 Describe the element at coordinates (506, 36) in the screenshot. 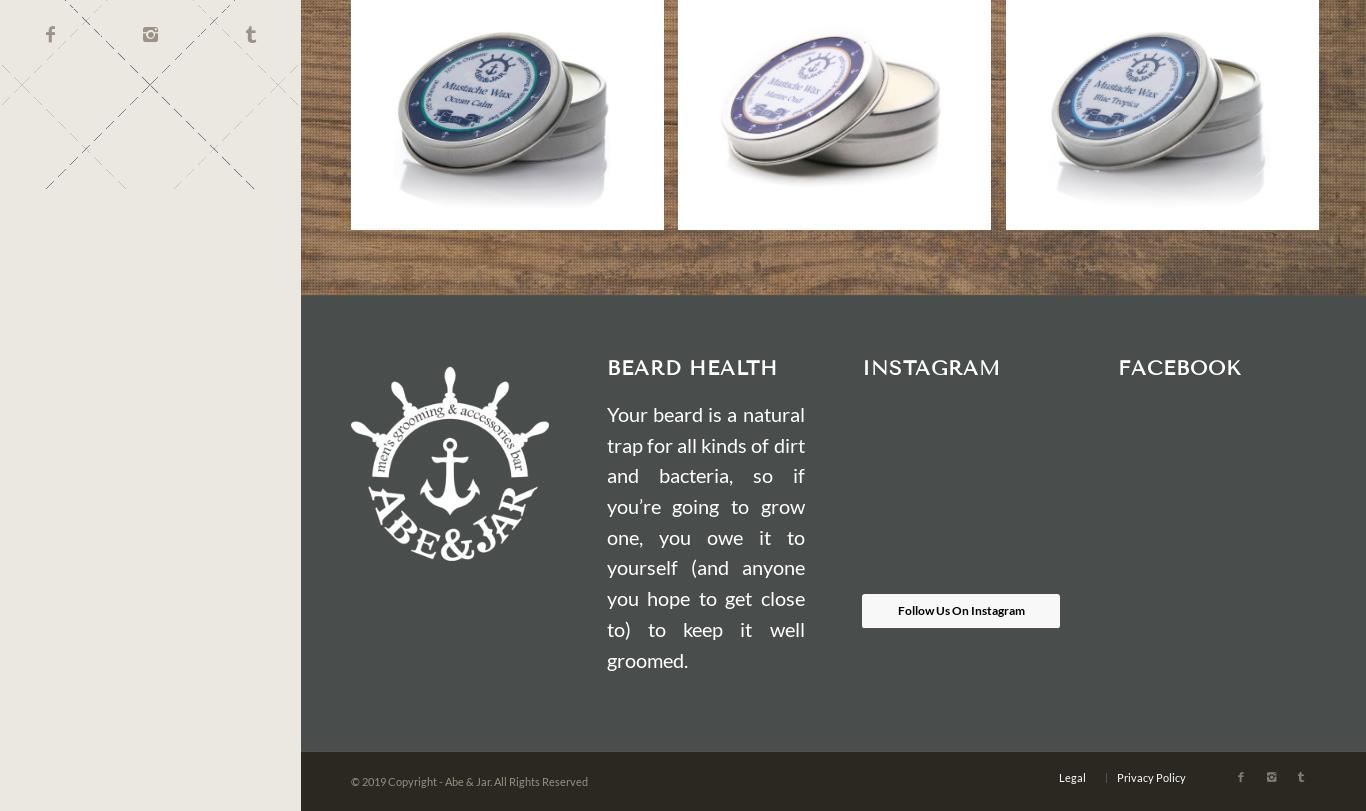

I see `'Ocean Calm Mustache Wax'` at that location.